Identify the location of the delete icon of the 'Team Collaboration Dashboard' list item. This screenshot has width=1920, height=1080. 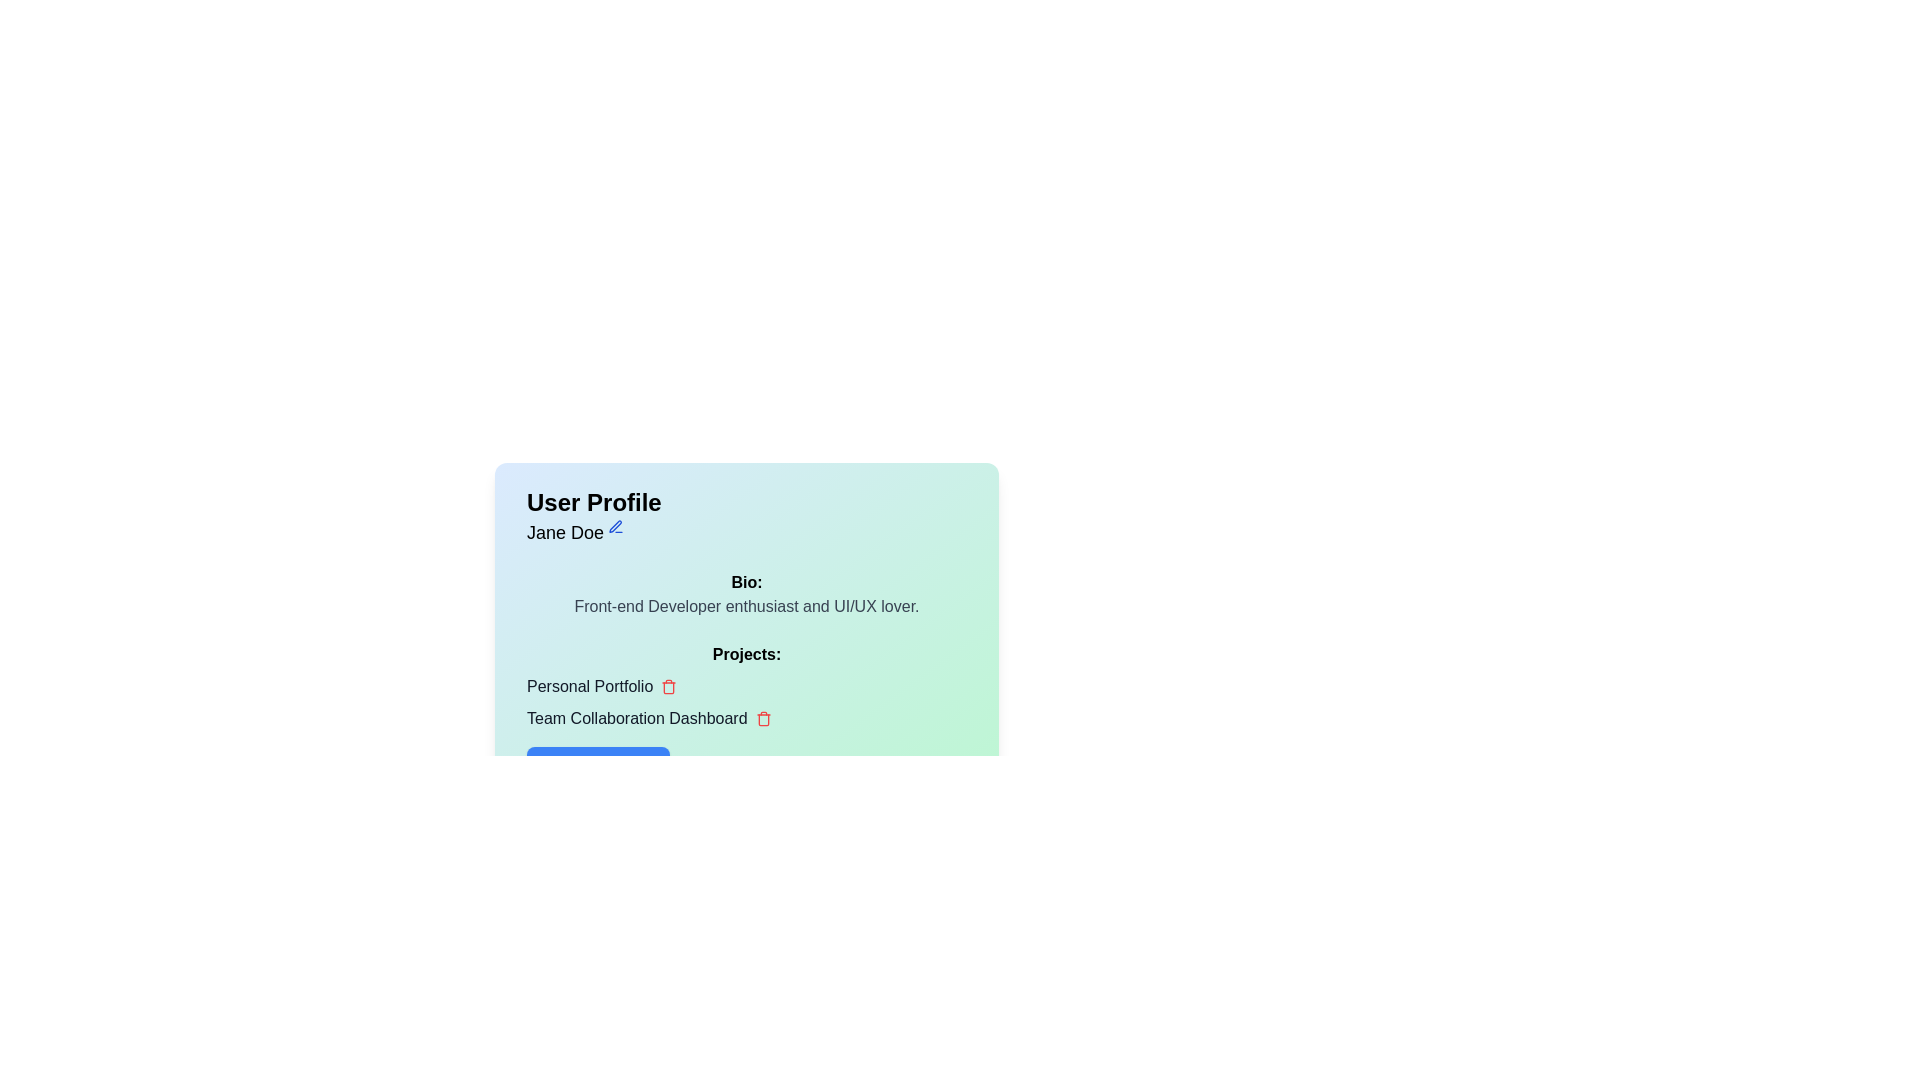
(746, 717).